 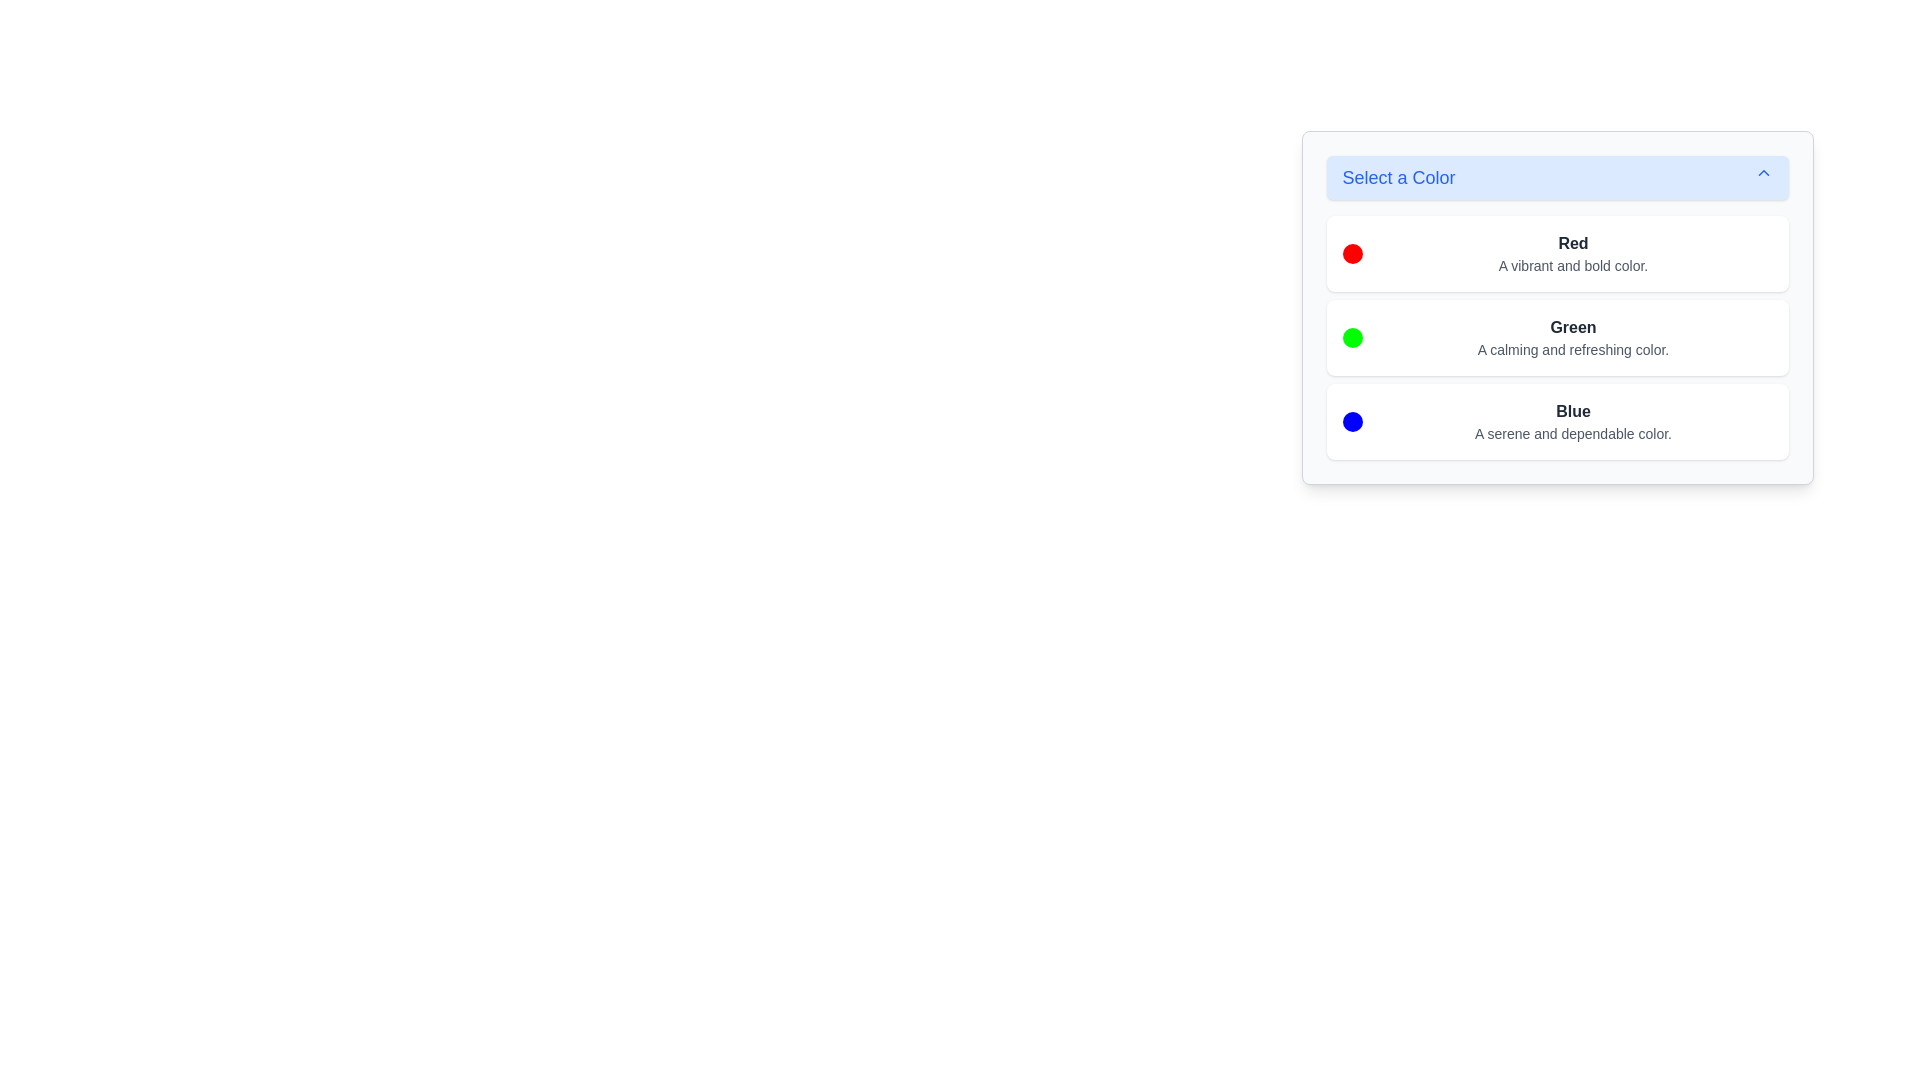 What do you see at coordinates (1572, 411) in the screenshot?
I see `the label that displays the text 'Blue' in bold dark gray, positioned below the options 'Red' and 'Green' in the vertical stack` at bounding box center [1572, 411].